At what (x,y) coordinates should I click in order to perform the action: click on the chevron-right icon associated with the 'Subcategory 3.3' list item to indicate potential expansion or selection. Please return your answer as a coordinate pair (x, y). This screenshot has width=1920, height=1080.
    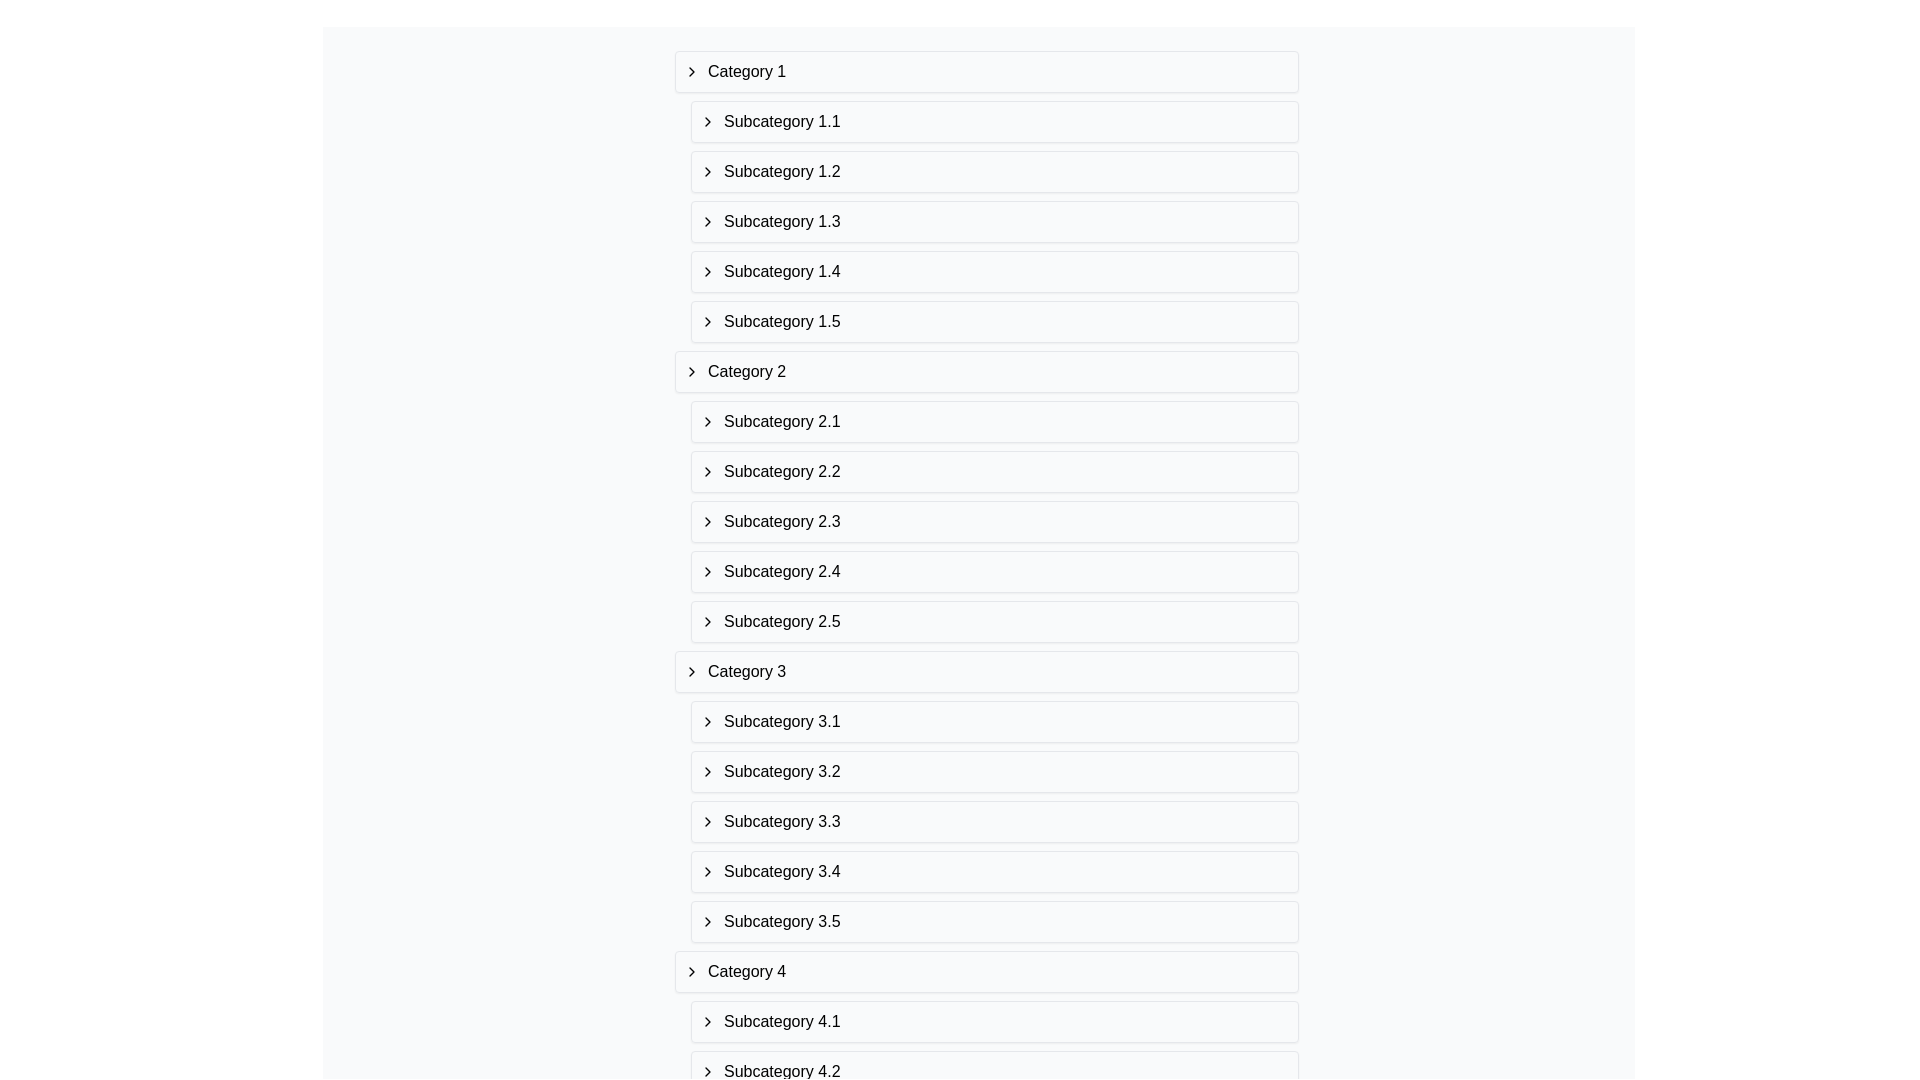
    Looking at the image, I should click on (708, 821).